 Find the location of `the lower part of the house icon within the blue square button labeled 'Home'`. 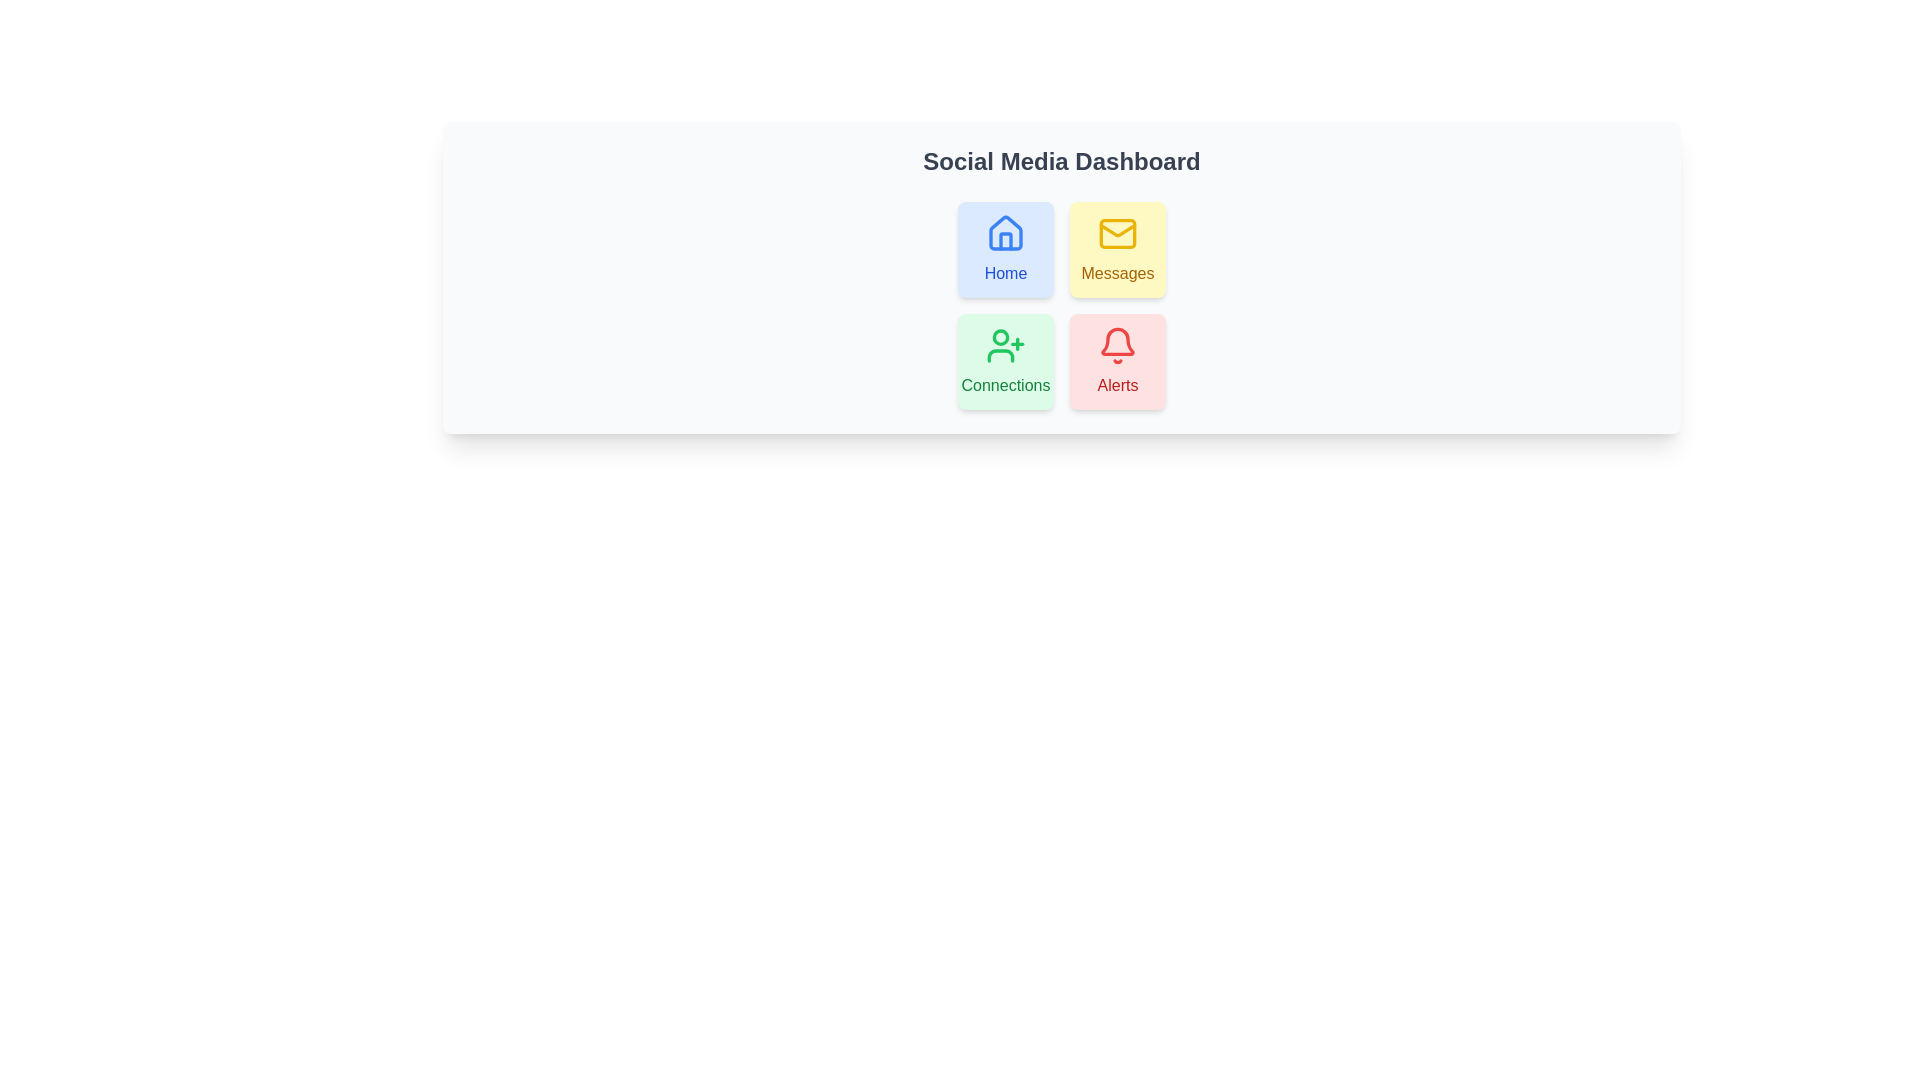

the lower part of the house icon within the blue square button labeled 'Home' is located at coordinates (1006, 240).